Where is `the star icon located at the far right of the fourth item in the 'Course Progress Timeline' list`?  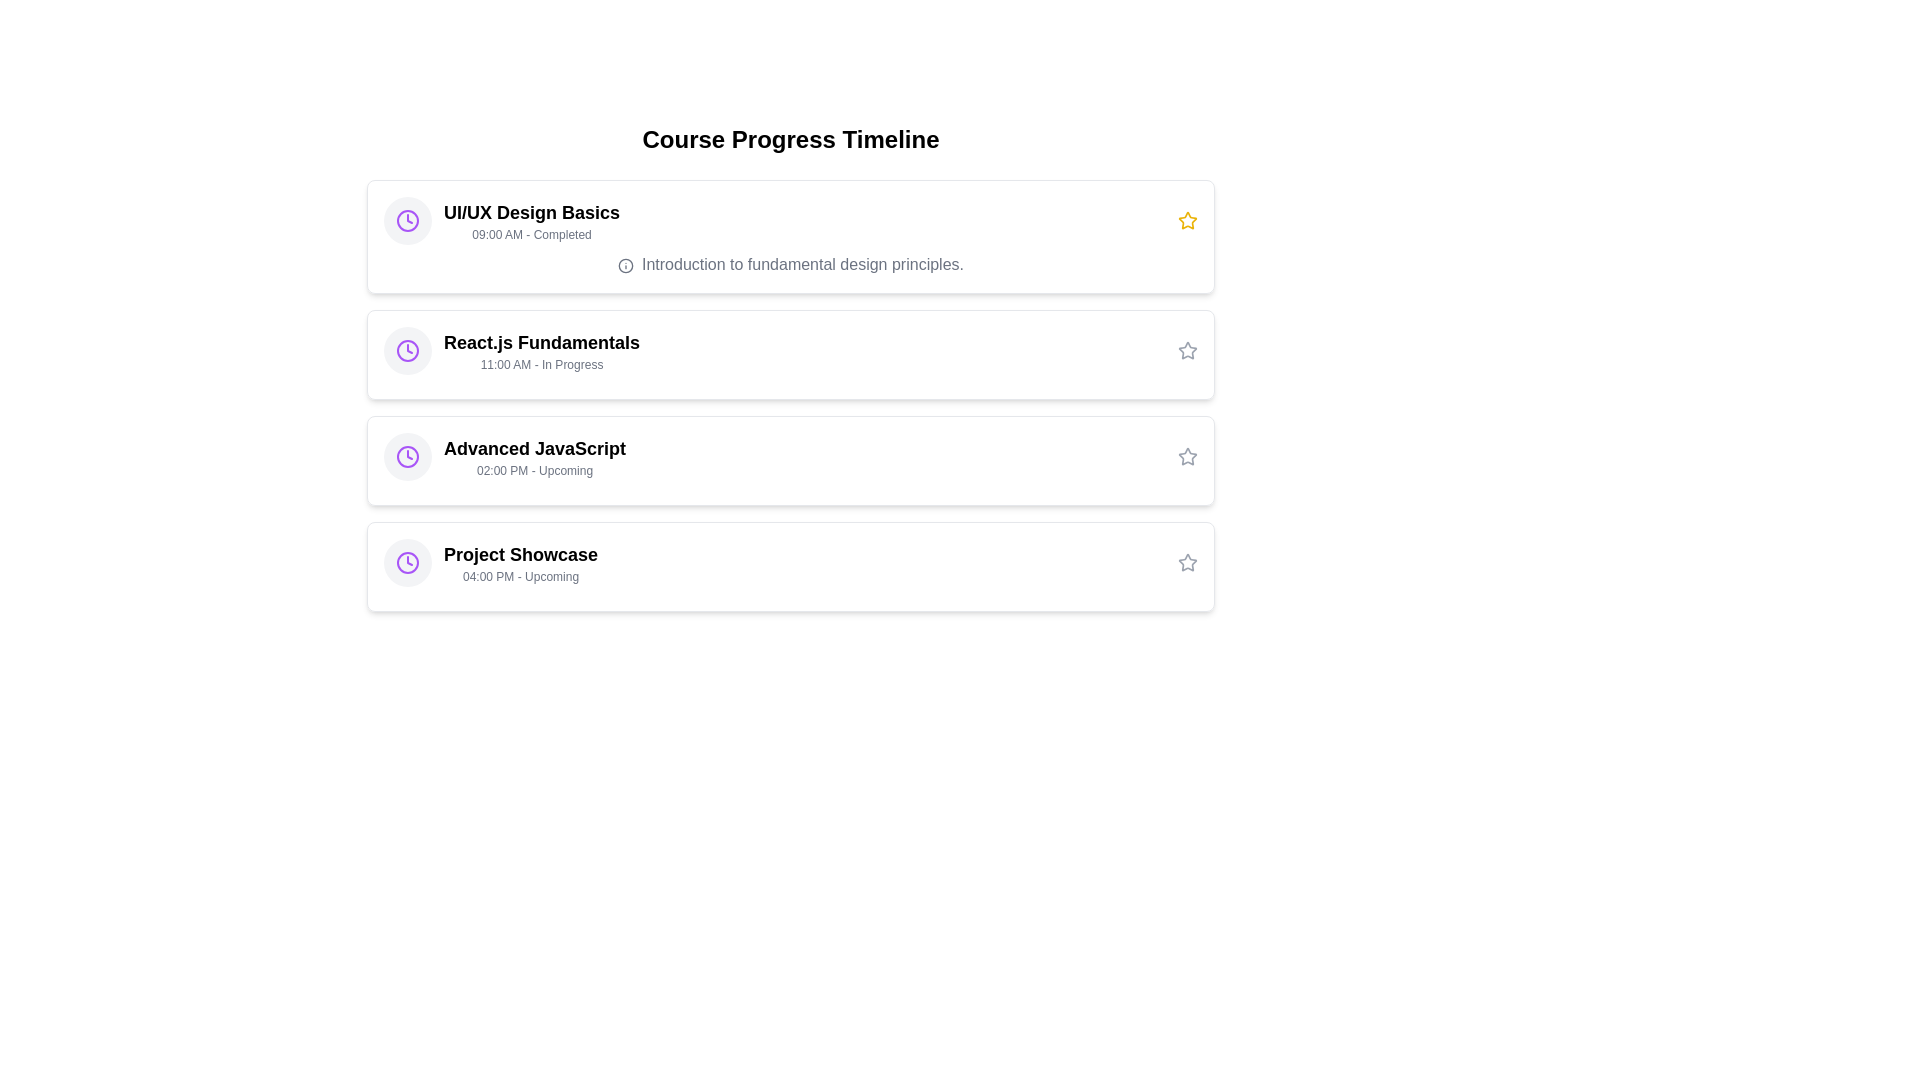
the star icon located at the far right of the fourth item in the 'Course Progress Timeline' list is located at coordinates (1188, 563).